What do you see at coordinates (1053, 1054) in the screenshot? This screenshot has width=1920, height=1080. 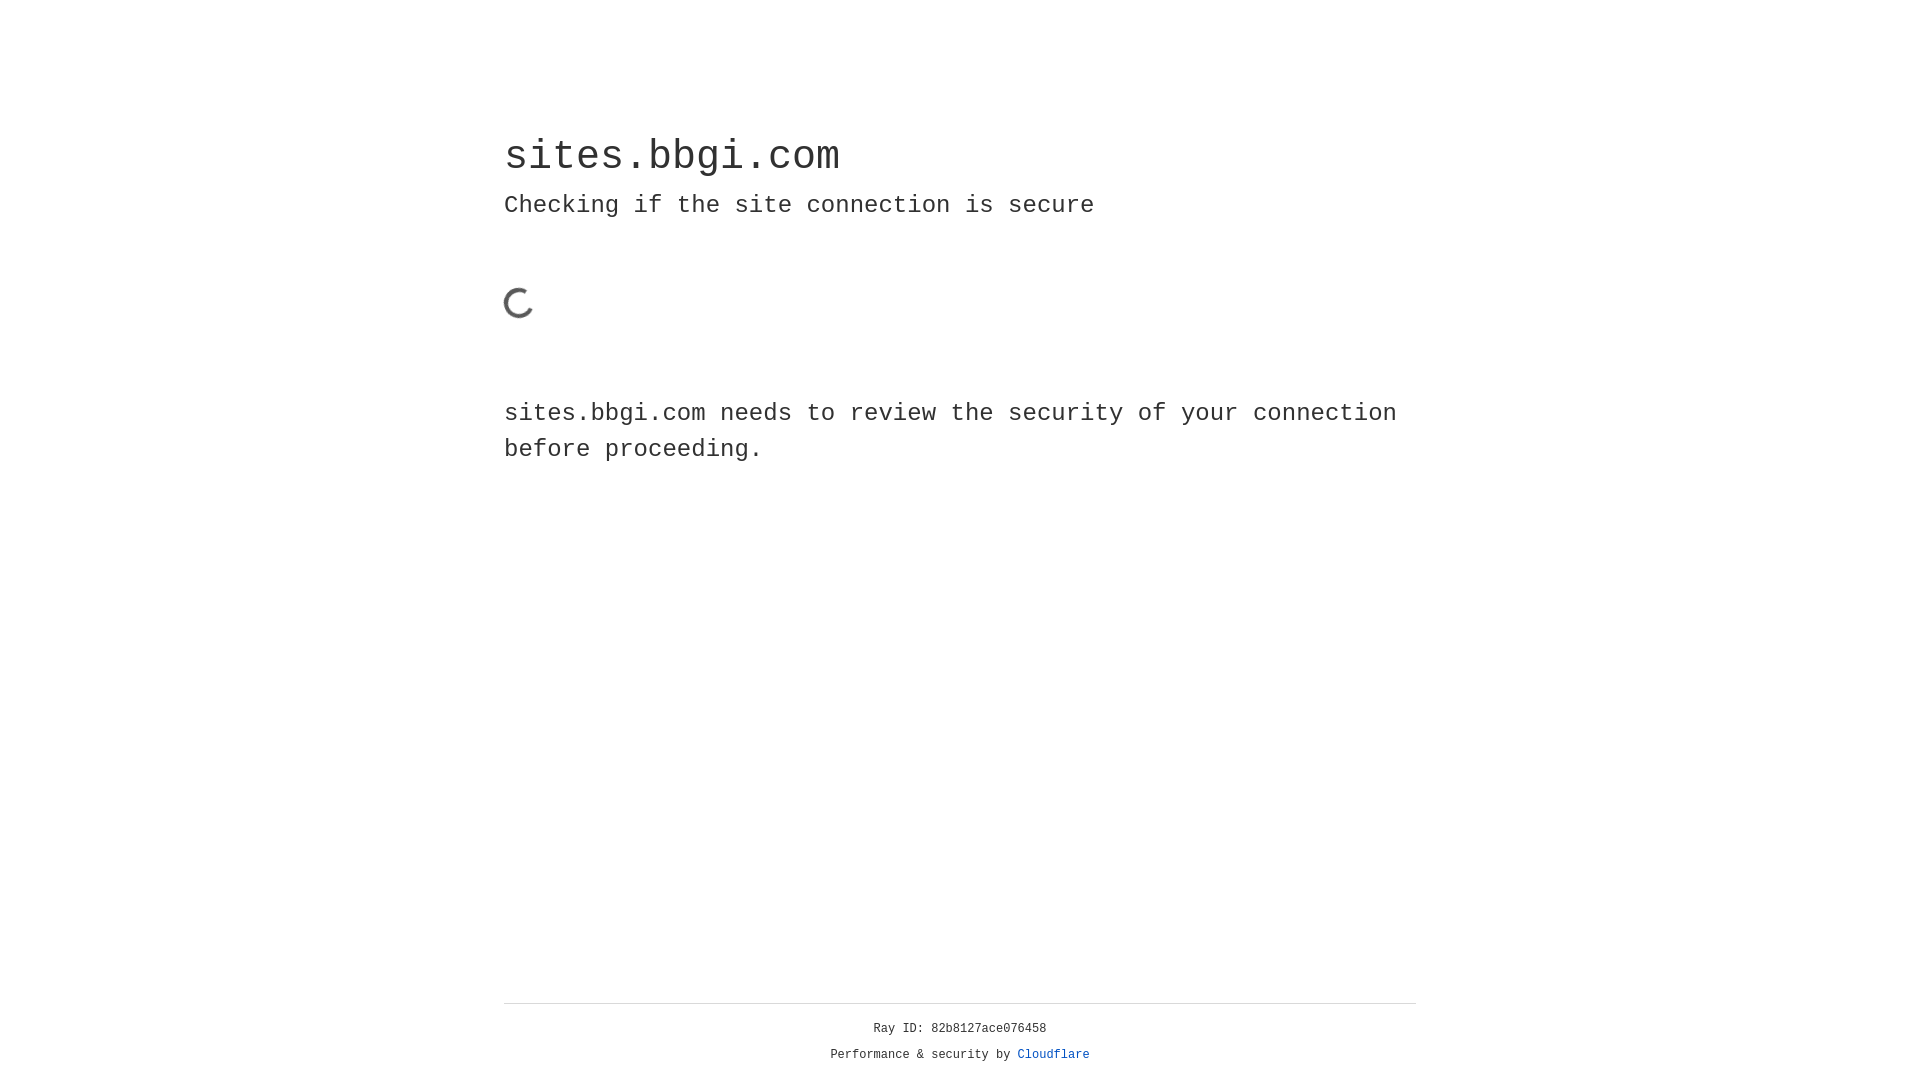 I see `'Cloudflare'` at bounding box center [1053, 1054].